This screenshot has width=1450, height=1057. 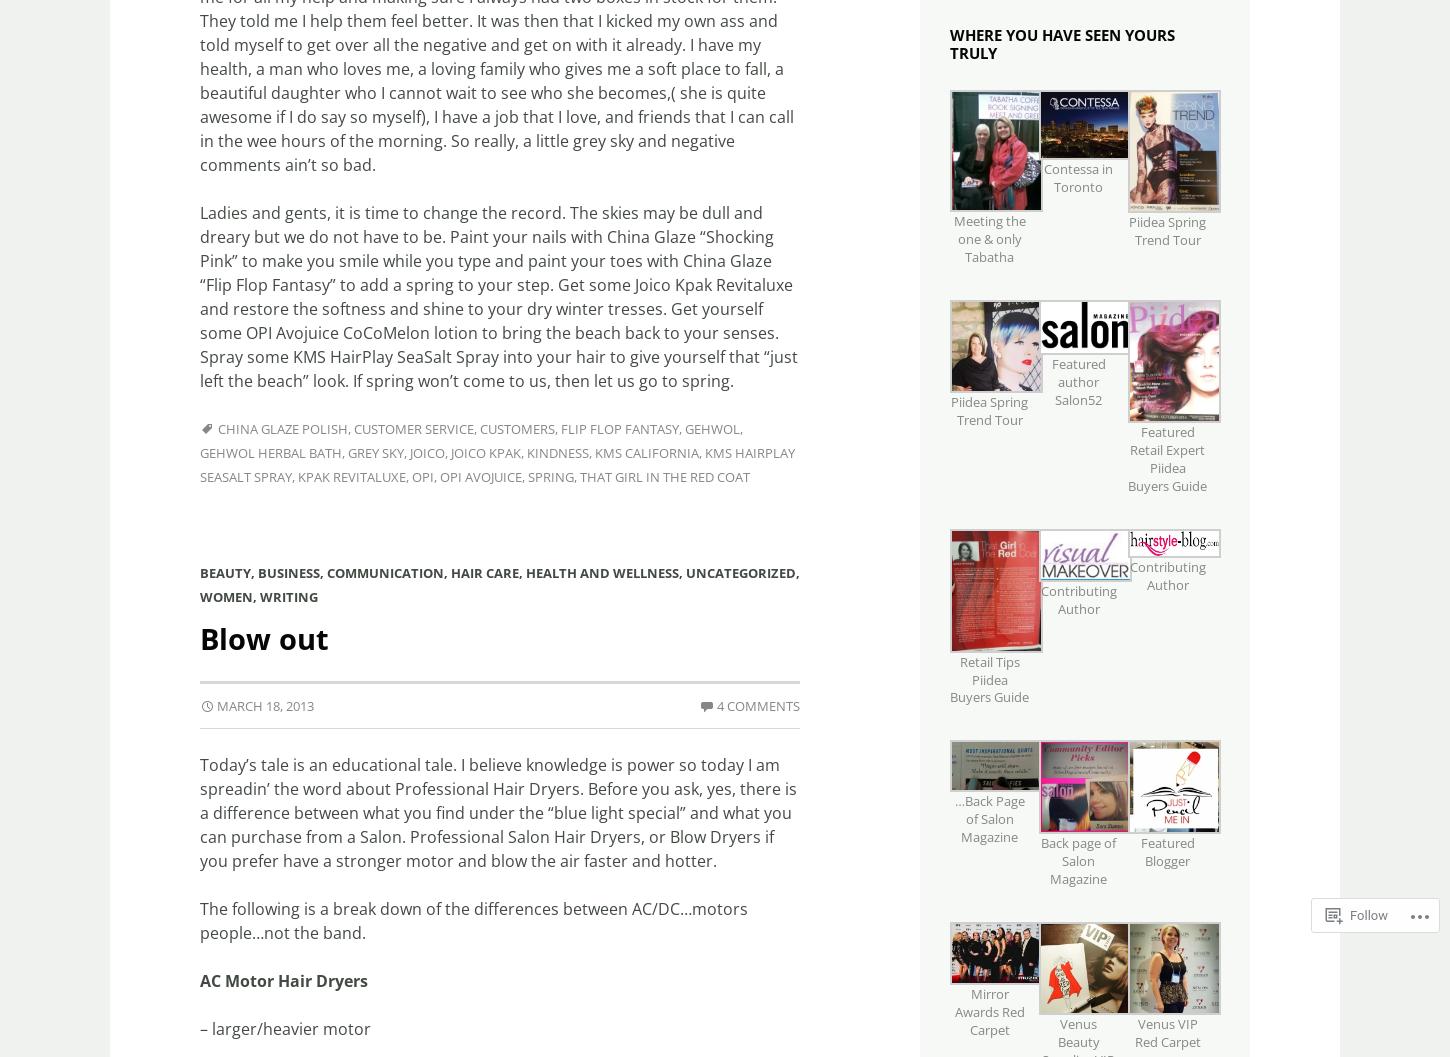 I want to click on 'Featured Retail Expert Piidea Buyers Guide', so click(x=1166, y=458).